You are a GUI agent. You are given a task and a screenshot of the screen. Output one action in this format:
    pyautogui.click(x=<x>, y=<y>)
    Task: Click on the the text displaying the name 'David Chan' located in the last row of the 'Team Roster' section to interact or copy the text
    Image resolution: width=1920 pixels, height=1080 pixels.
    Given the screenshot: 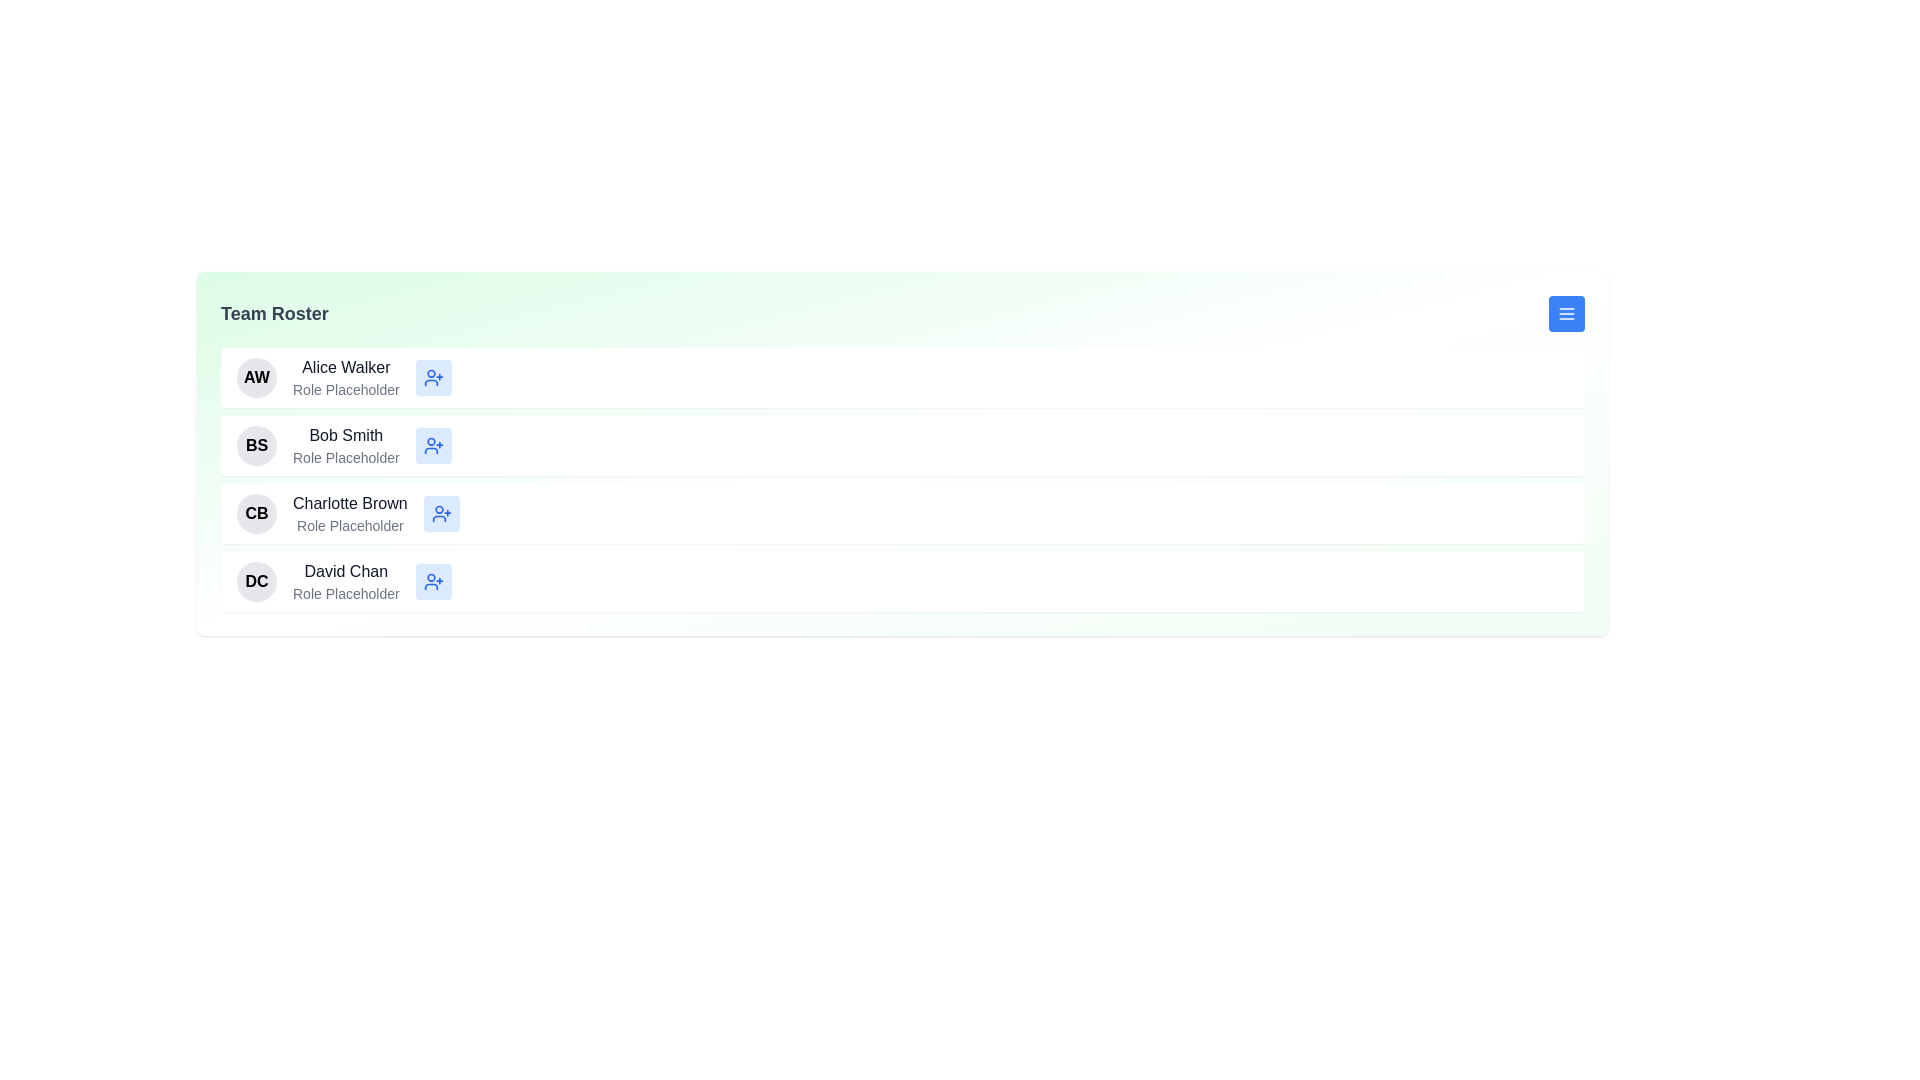 What is the action you would take?
    pyautogui.click(x=346, y=571)
    